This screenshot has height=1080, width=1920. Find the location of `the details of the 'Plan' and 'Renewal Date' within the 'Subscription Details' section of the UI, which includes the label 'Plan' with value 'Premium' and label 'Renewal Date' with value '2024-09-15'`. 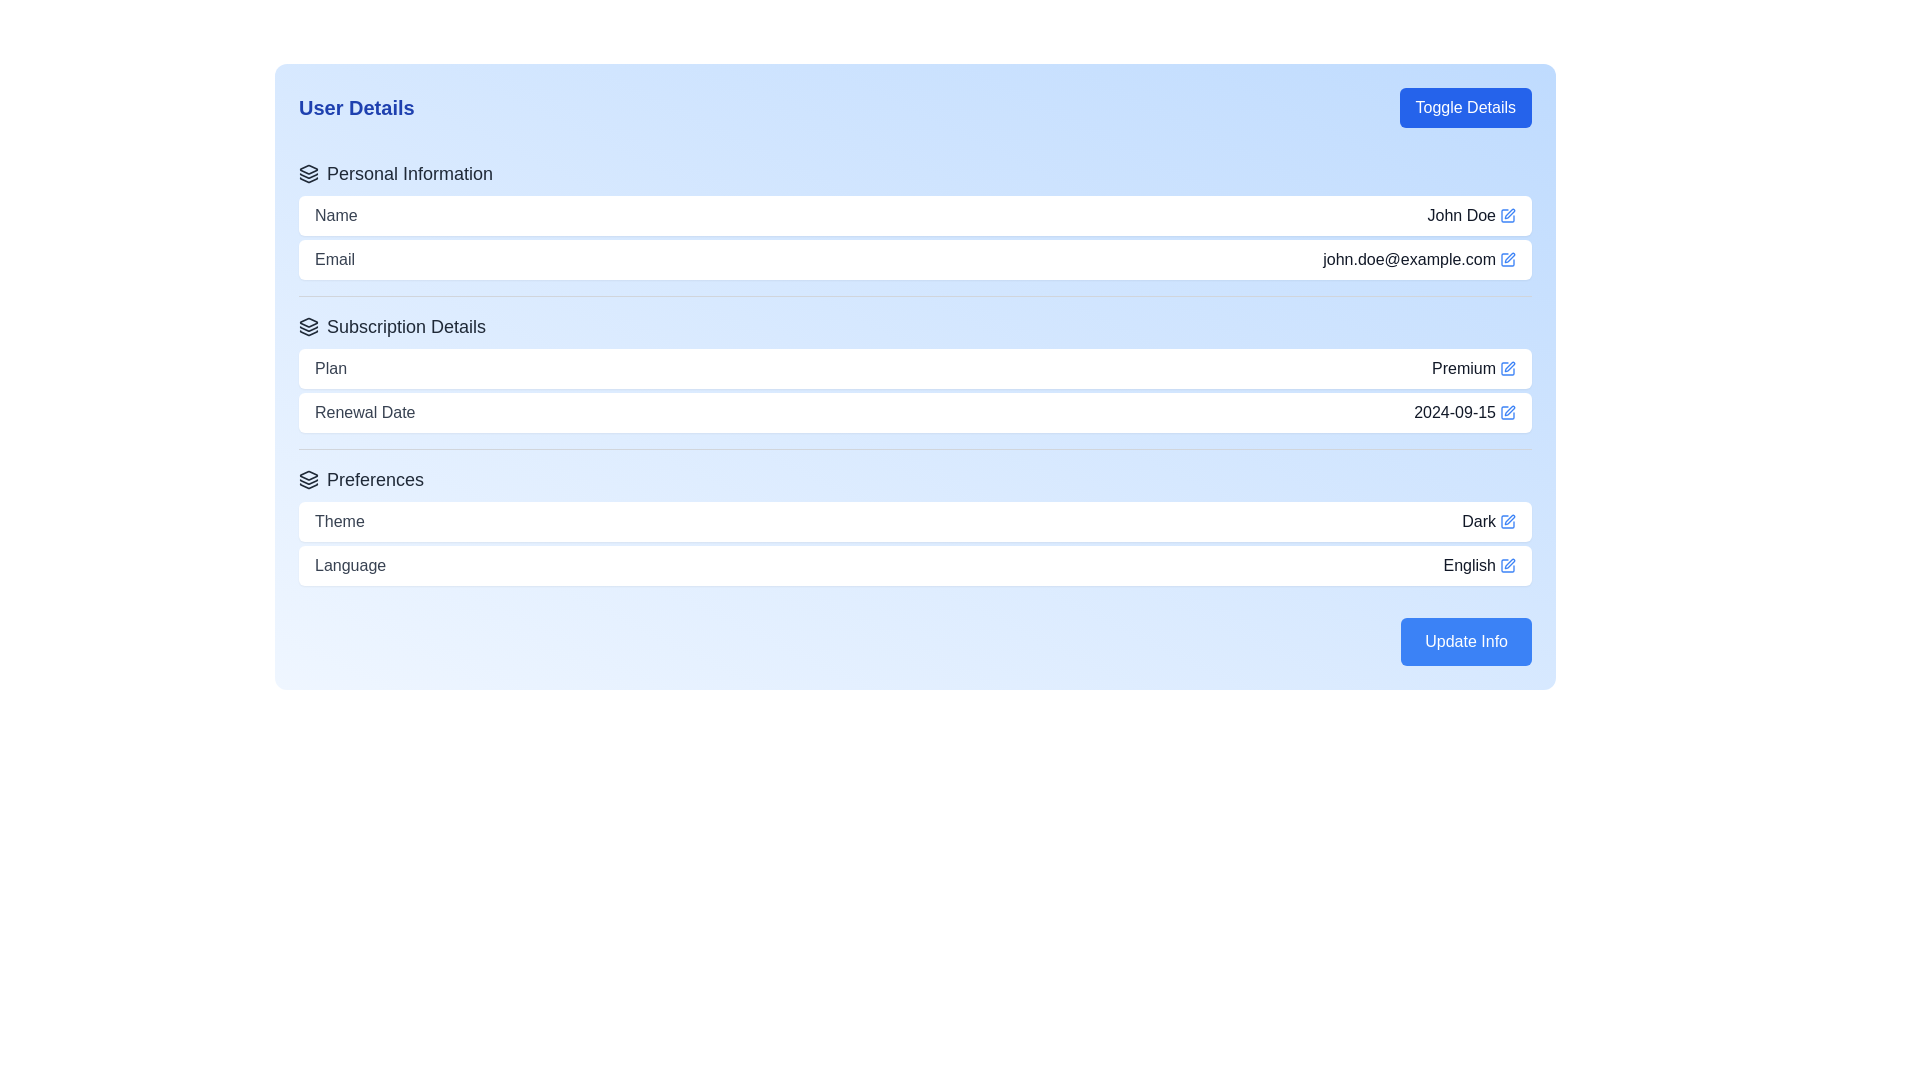

the details of the 'Plan' and 'Renewal Date' within the 'Subscription Details' section of the UI, which includes the label 'Plan' with value 'Premium' and label 'Renewal Date' with value '2024-09-15' is located at coordinates (914, 390).